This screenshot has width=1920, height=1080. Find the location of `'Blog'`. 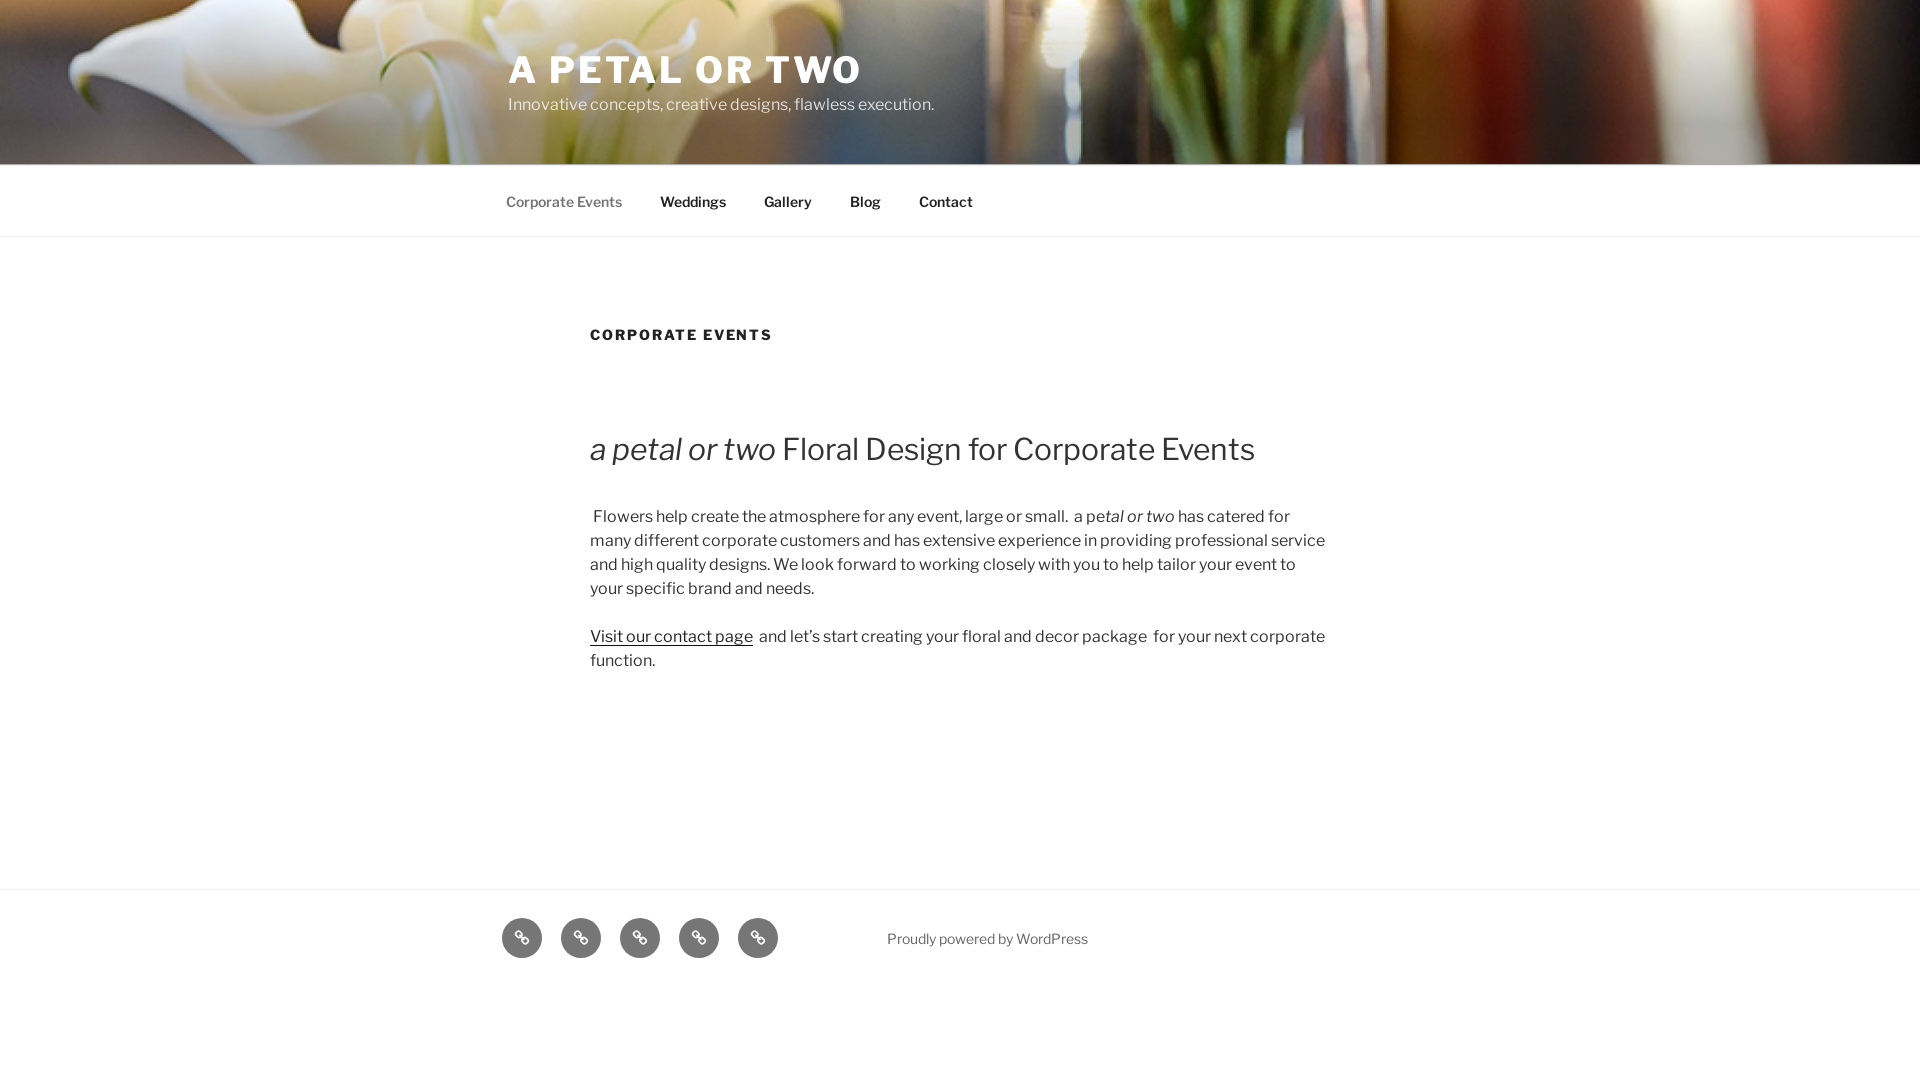

'Blog' is located at coordinates (699, 937).